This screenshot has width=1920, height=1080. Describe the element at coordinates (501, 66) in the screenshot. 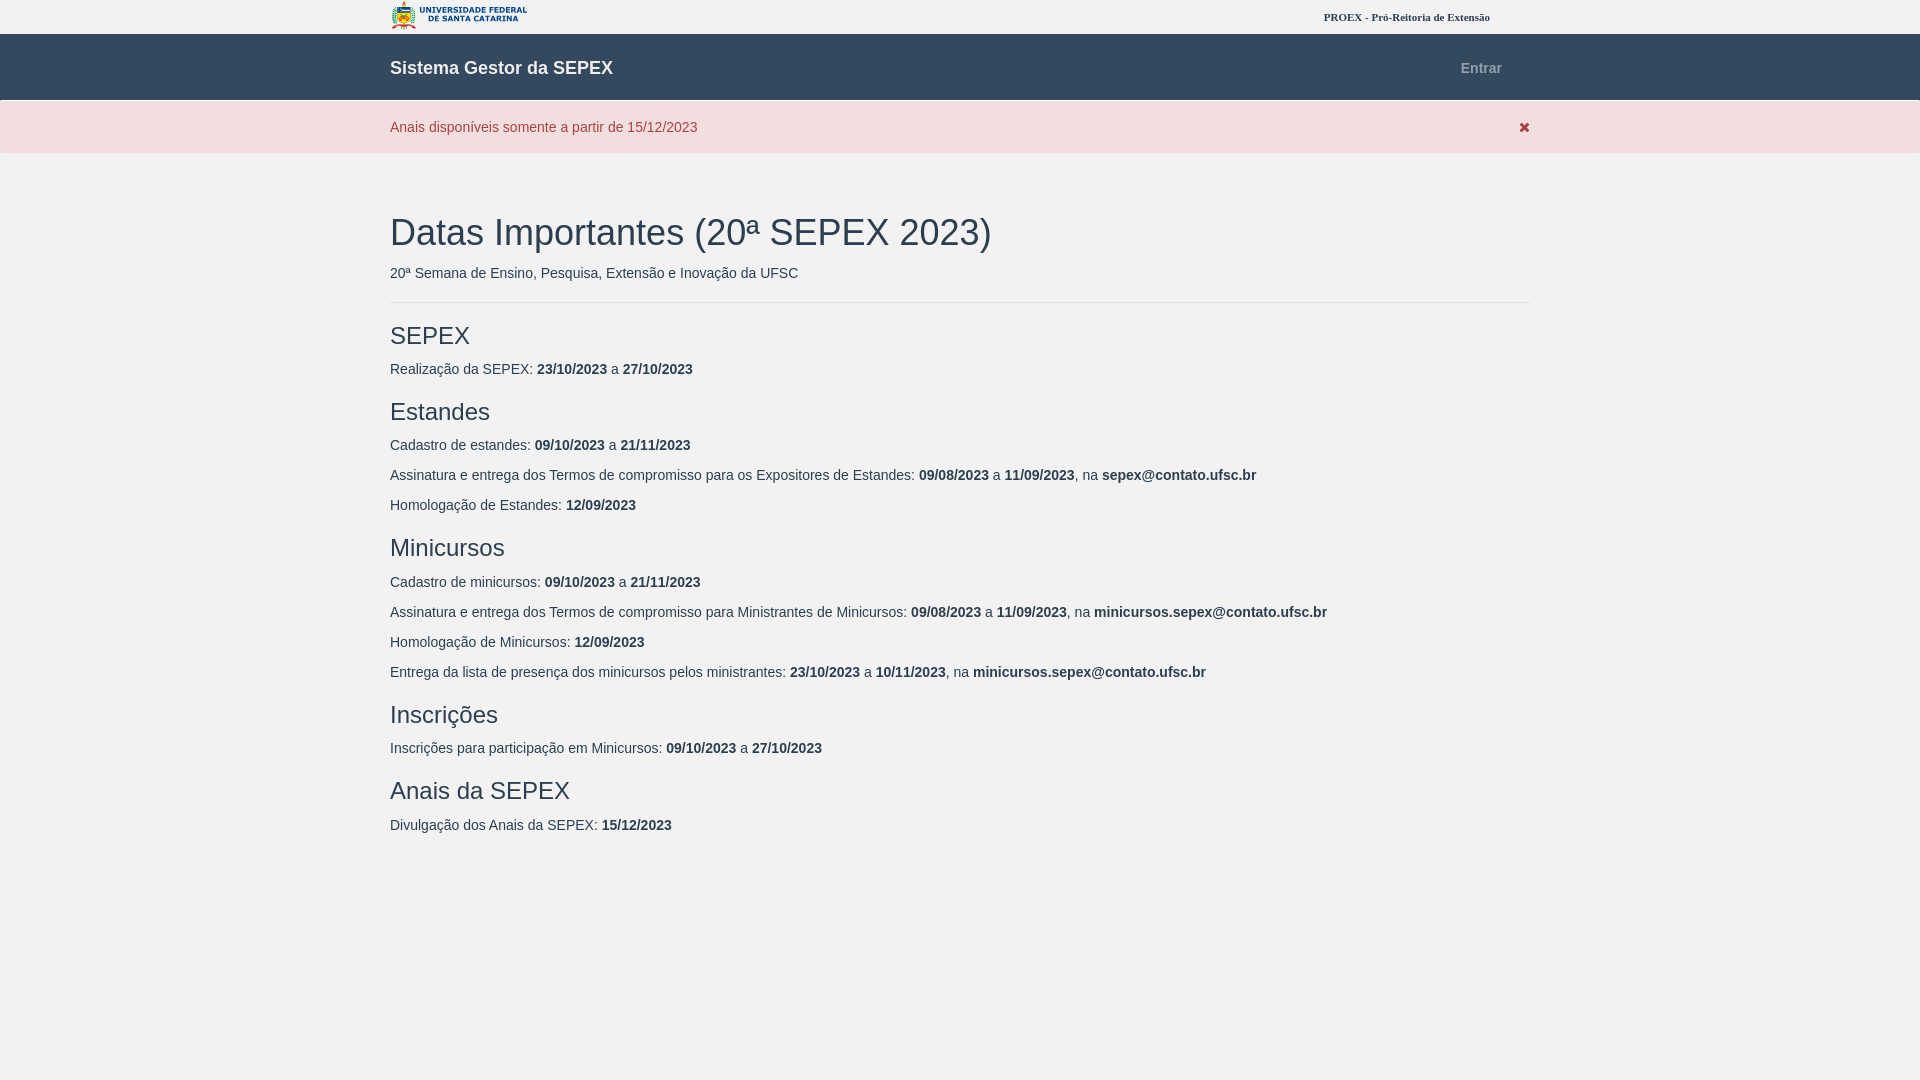

I see `'Sistema Gestor da SEPEX'` at that location.